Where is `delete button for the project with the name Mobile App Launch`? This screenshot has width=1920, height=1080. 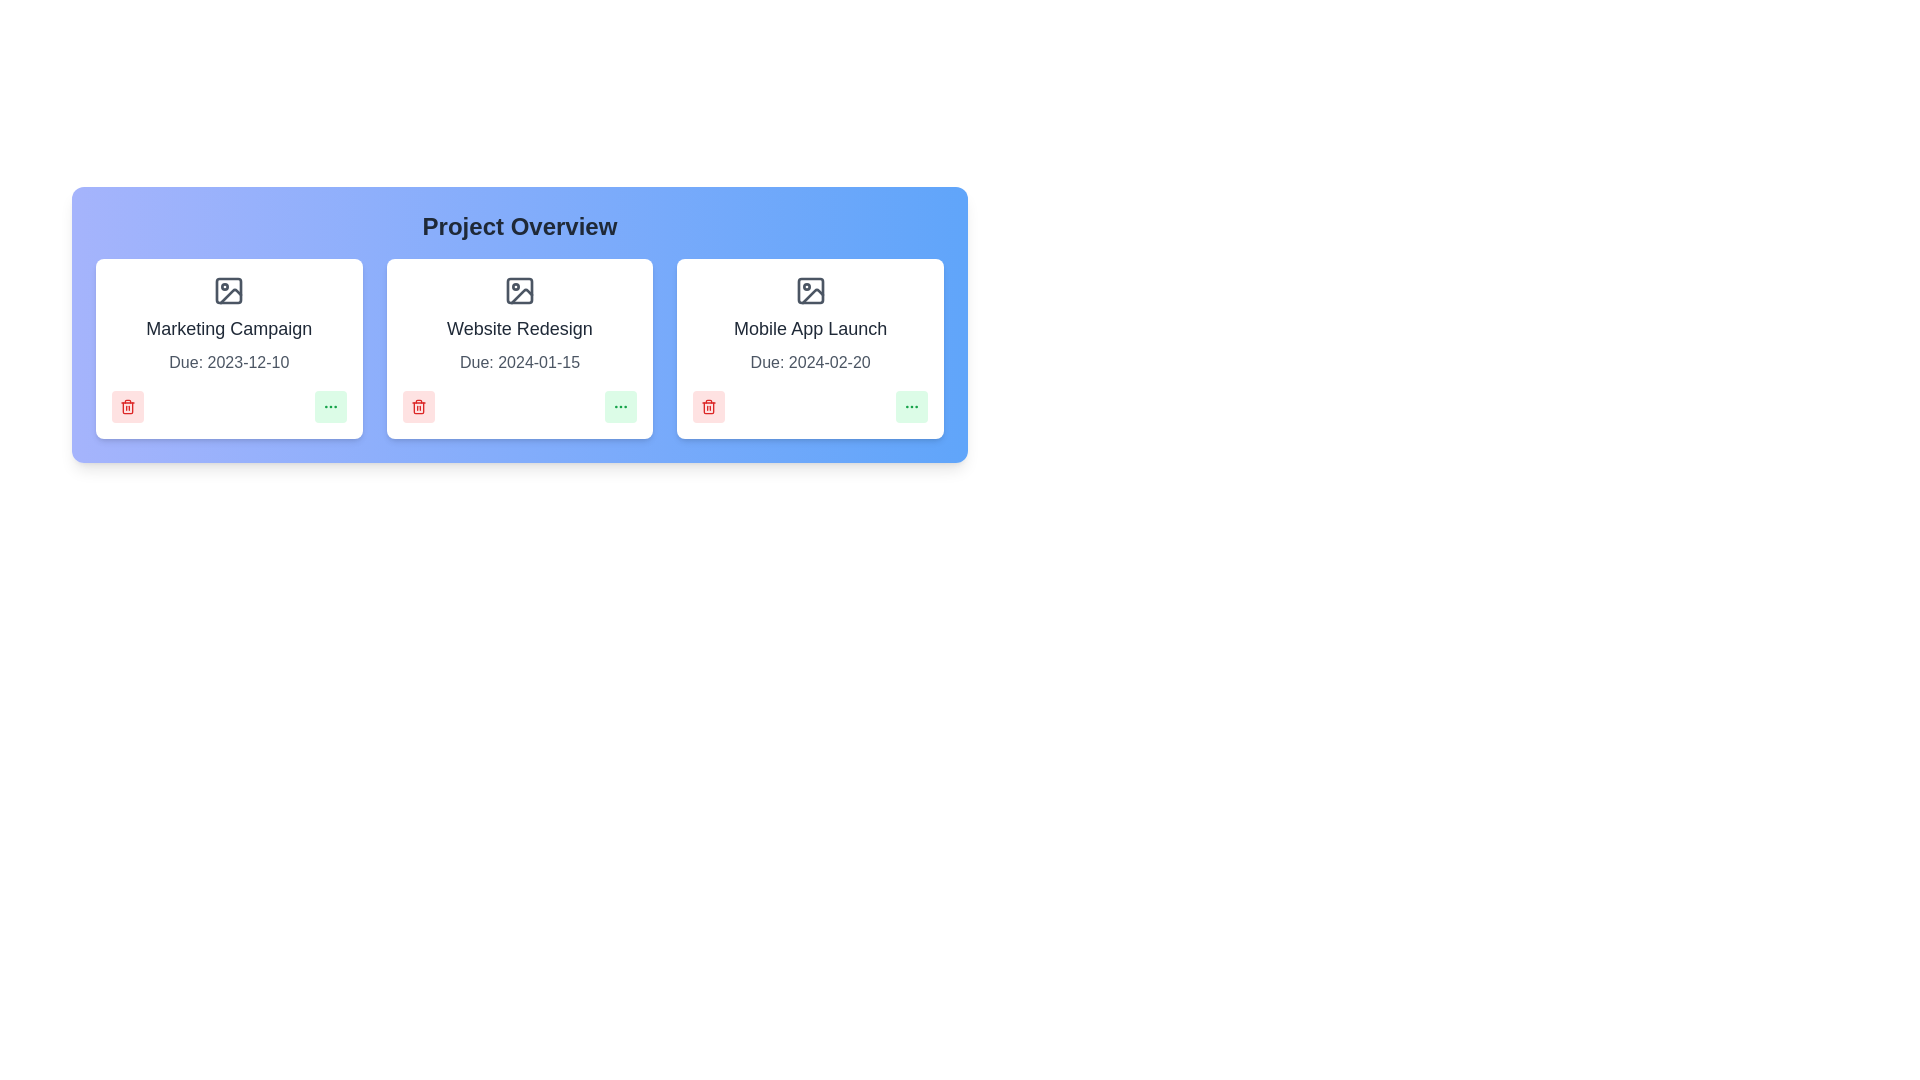 delete button for the project with the name Mobile App Launch is located at coordinates (709, 406).